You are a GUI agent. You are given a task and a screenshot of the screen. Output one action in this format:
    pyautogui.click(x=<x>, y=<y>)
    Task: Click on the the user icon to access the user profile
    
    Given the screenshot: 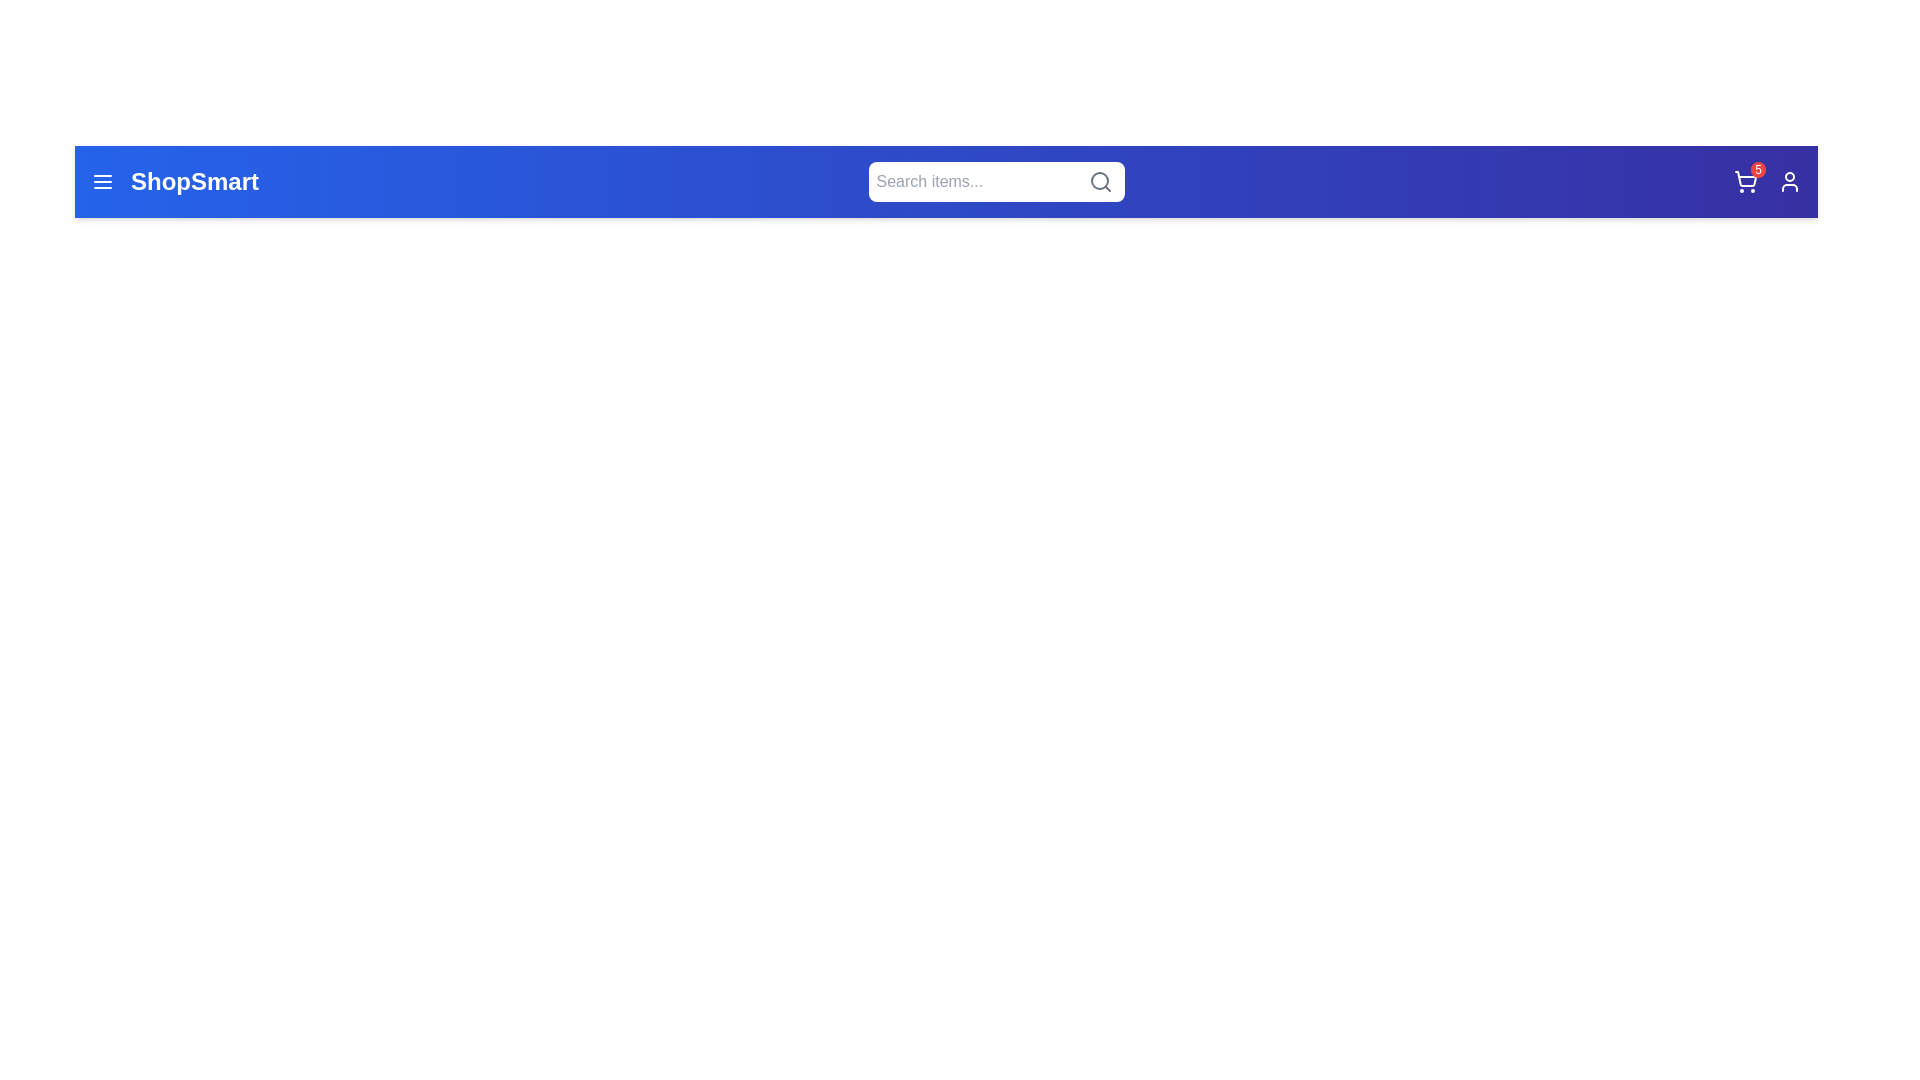 What is the action you would take?
    pyautogui.click(x=1790, y=181)
    